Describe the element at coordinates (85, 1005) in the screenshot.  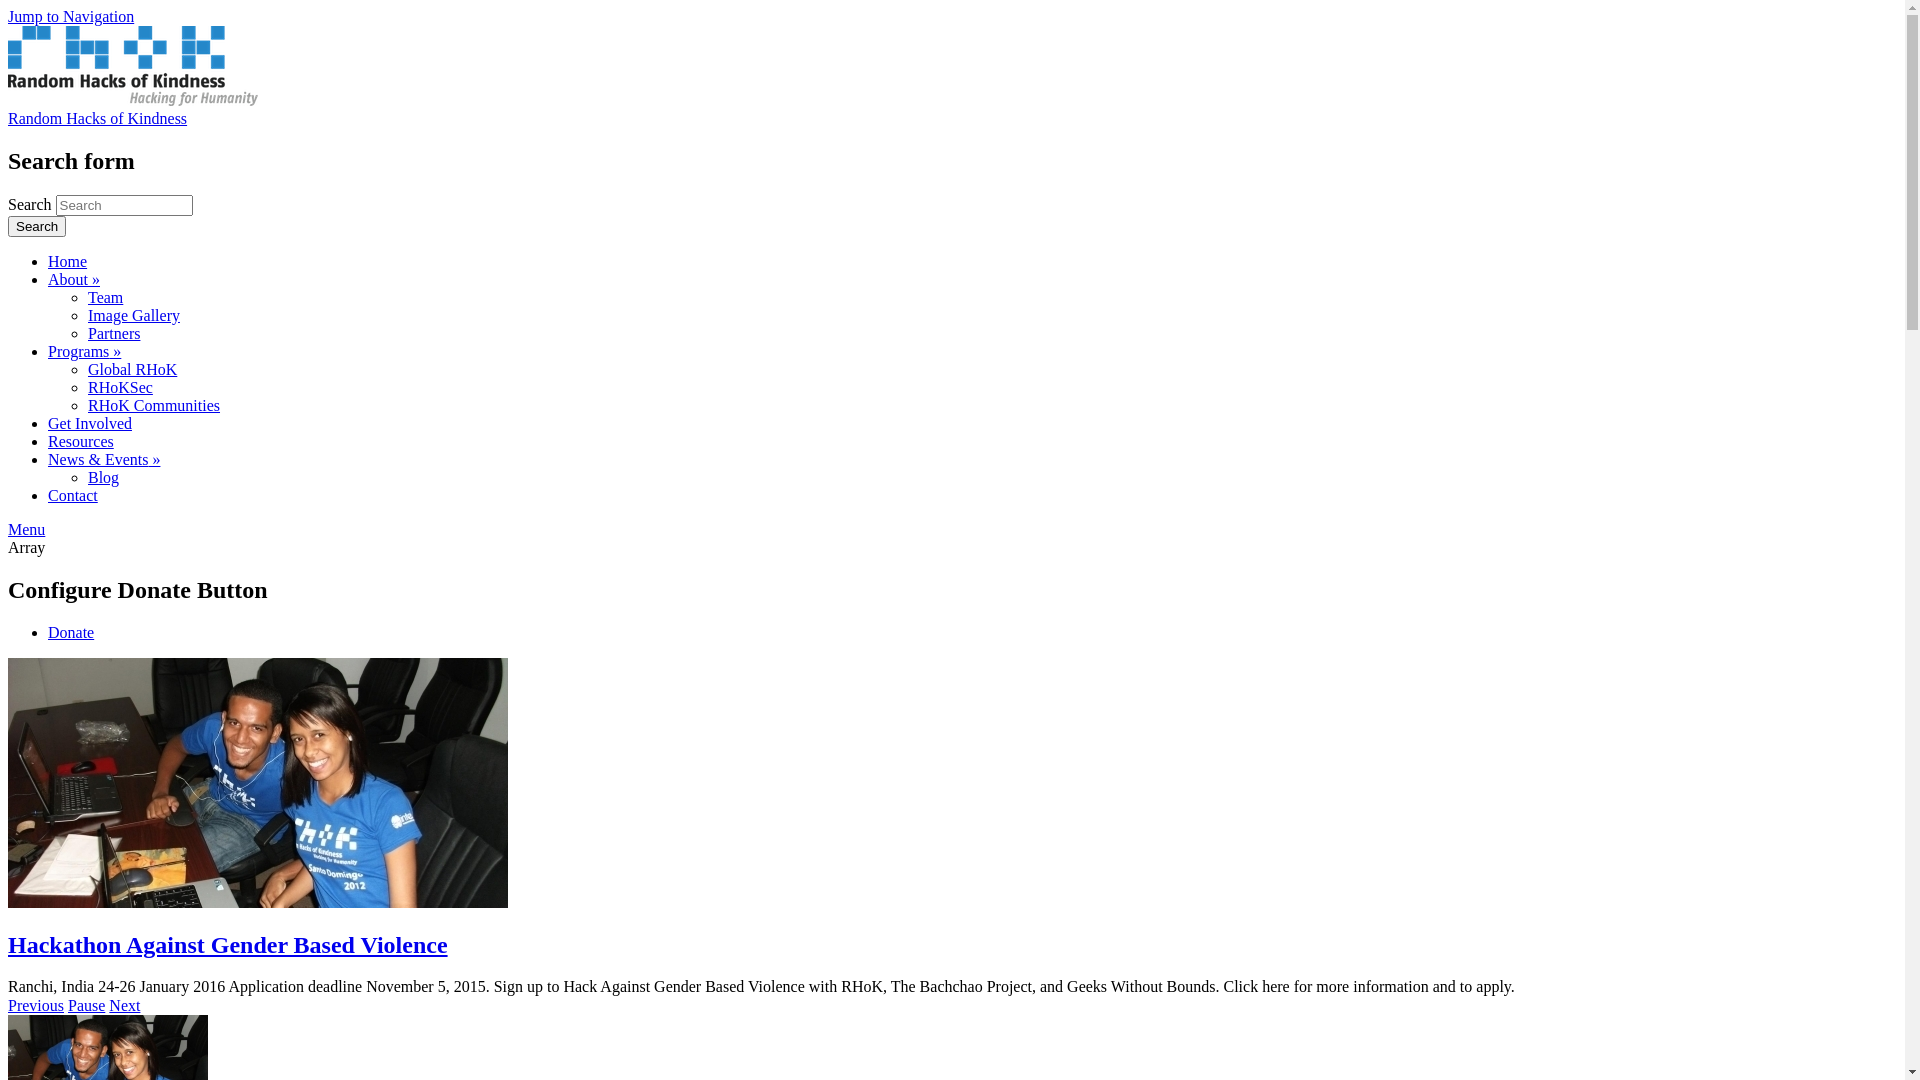
I see `'Pause'` at that location.